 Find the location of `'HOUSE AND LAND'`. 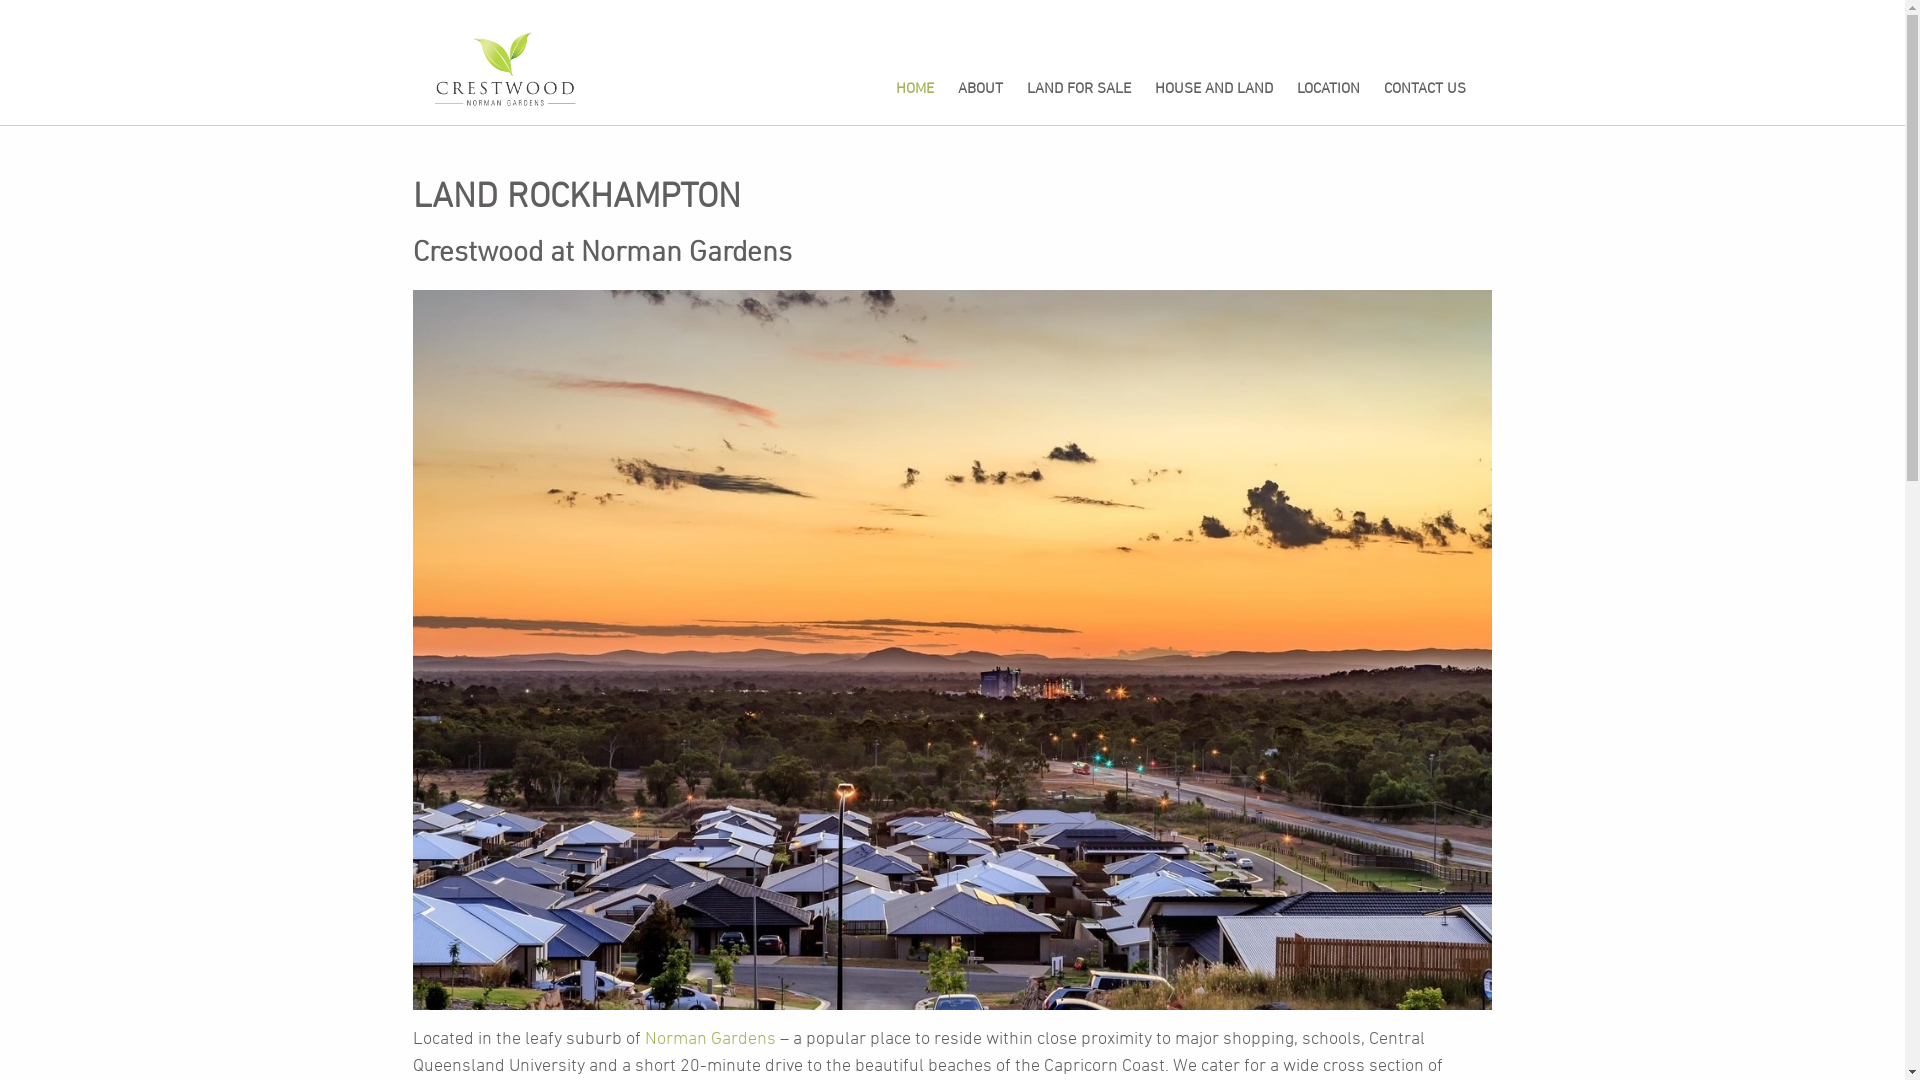

'HOUSE AND LAND' is located at coordinates (1213, 88).